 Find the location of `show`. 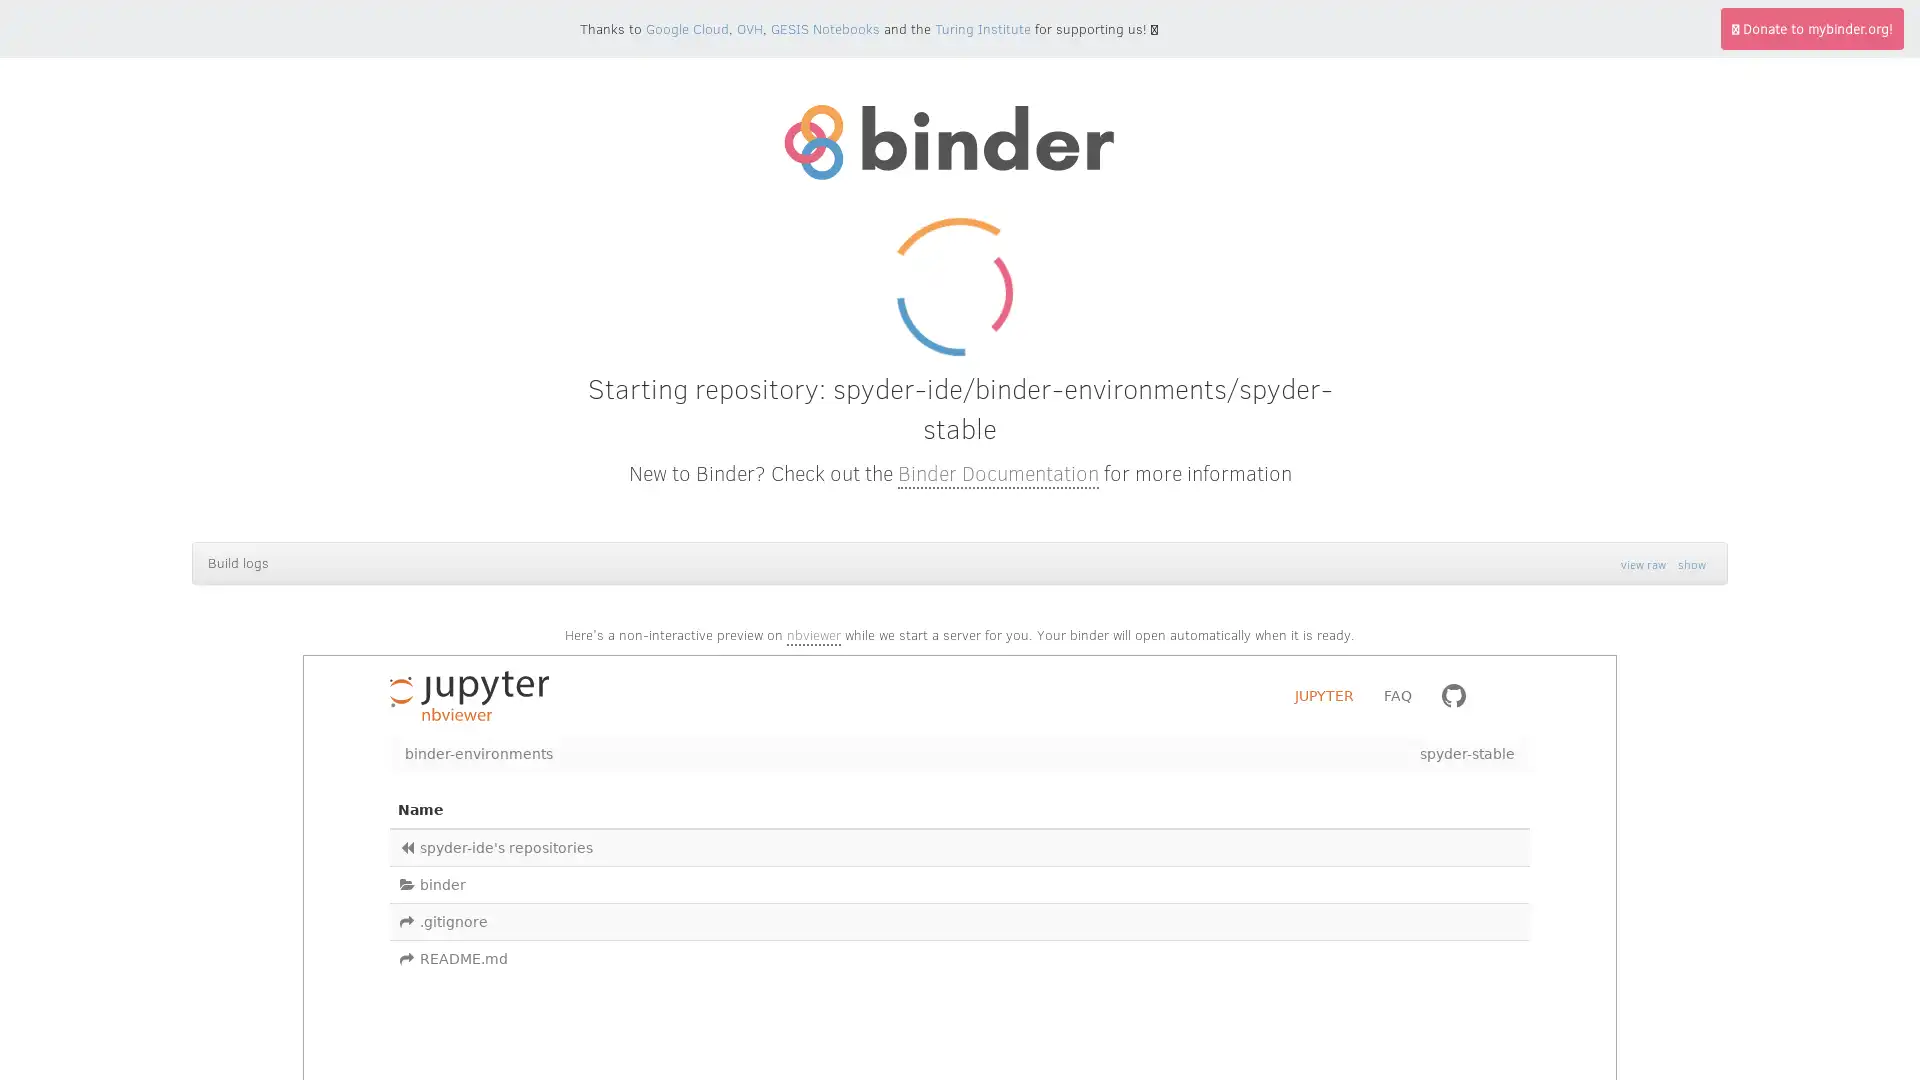

show is located at coordinates (1691, 563).